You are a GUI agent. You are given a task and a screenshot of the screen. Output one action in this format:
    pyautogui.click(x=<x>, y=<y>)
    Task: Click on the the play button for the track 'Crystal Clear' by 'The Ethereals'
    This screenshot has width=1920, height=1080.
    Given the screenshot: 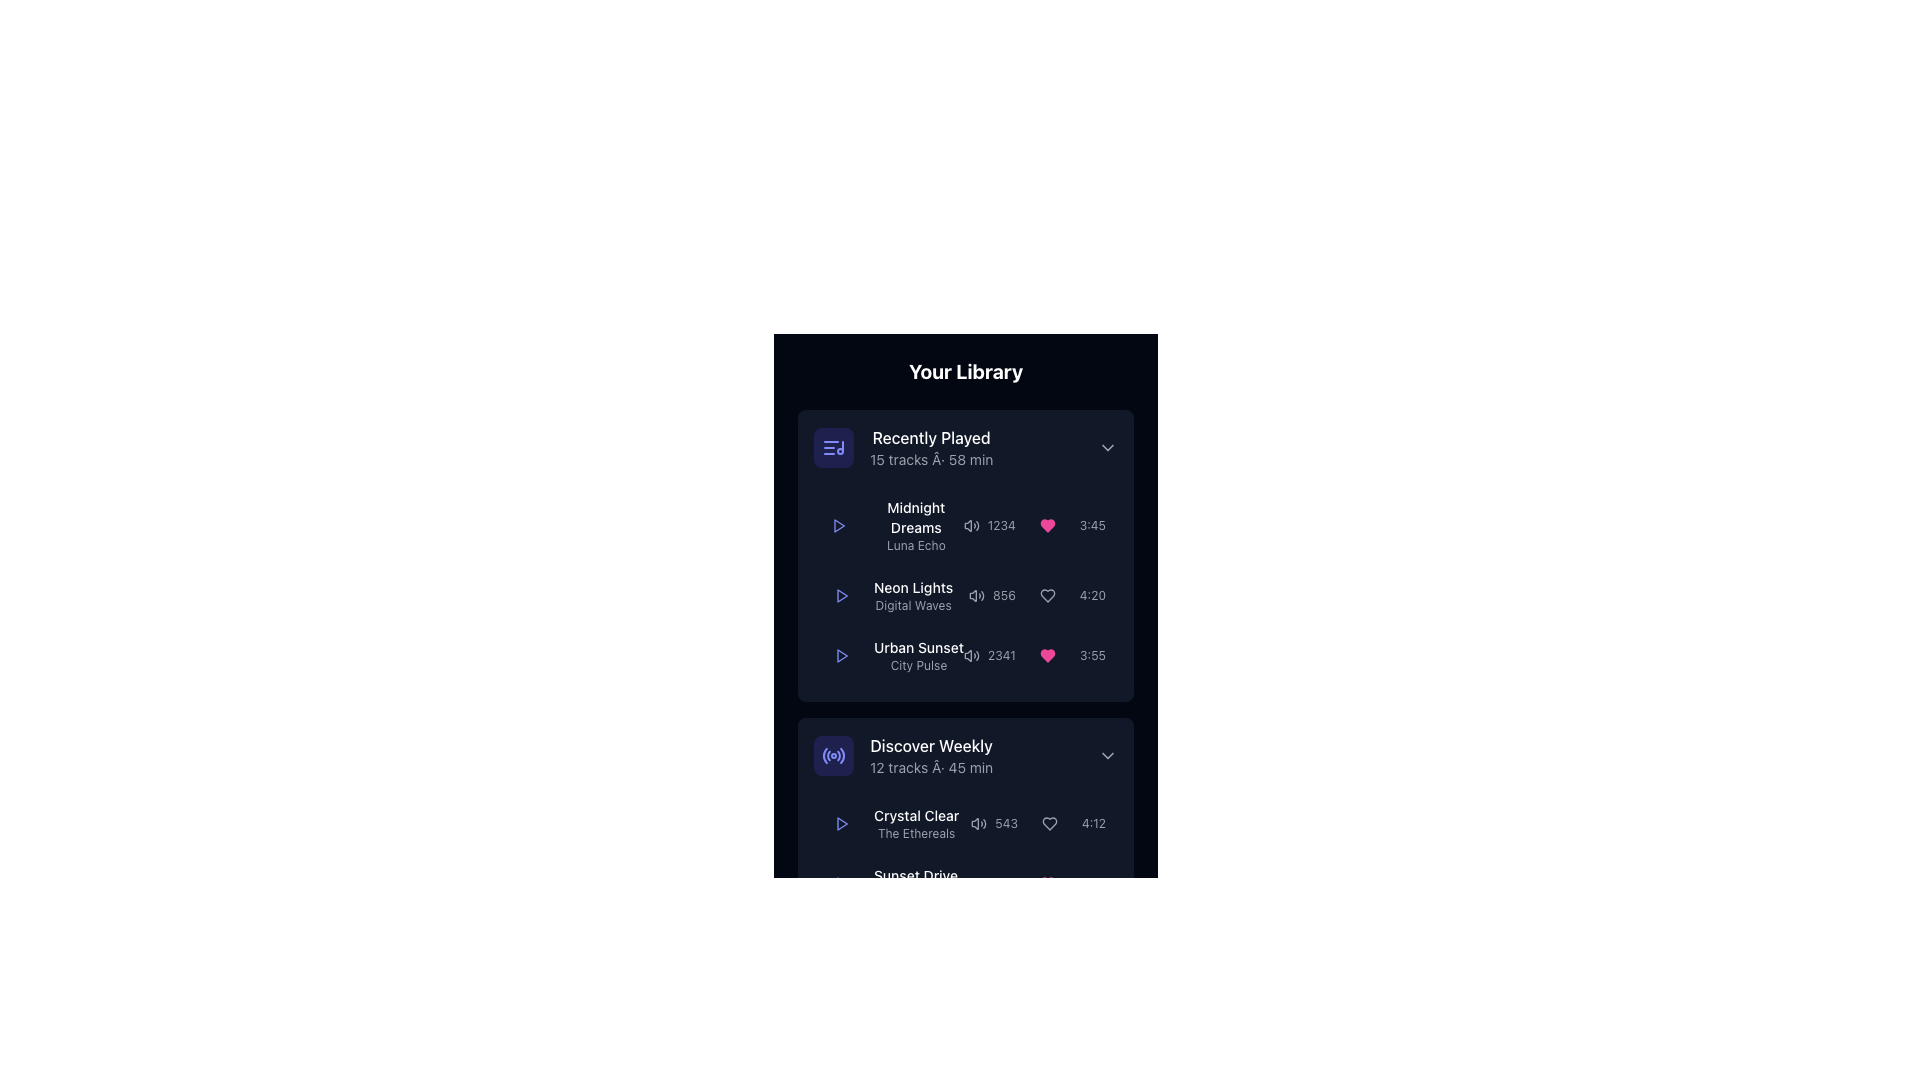 What is the action you would take?
    pyautogui.click(x=841, y=824)
    